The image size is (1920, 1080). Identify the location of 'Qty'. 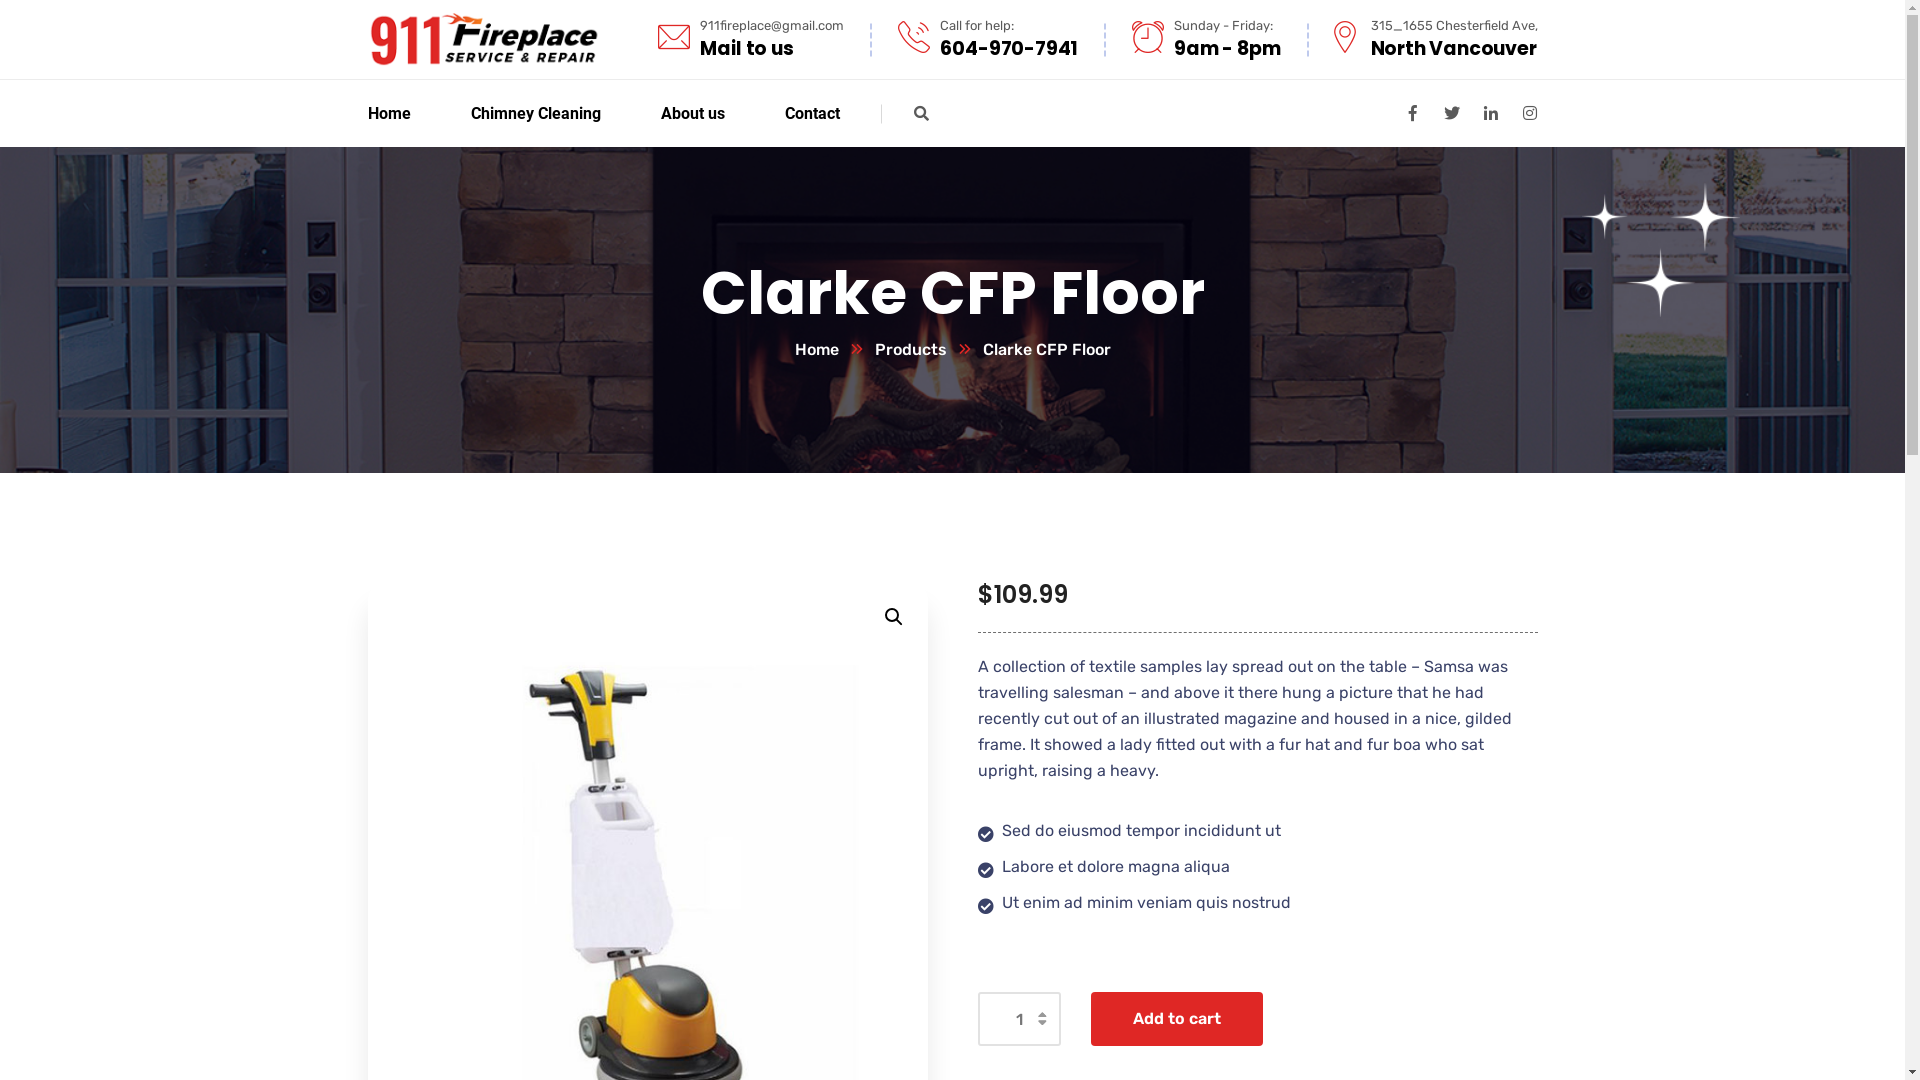
(1019, 1018).